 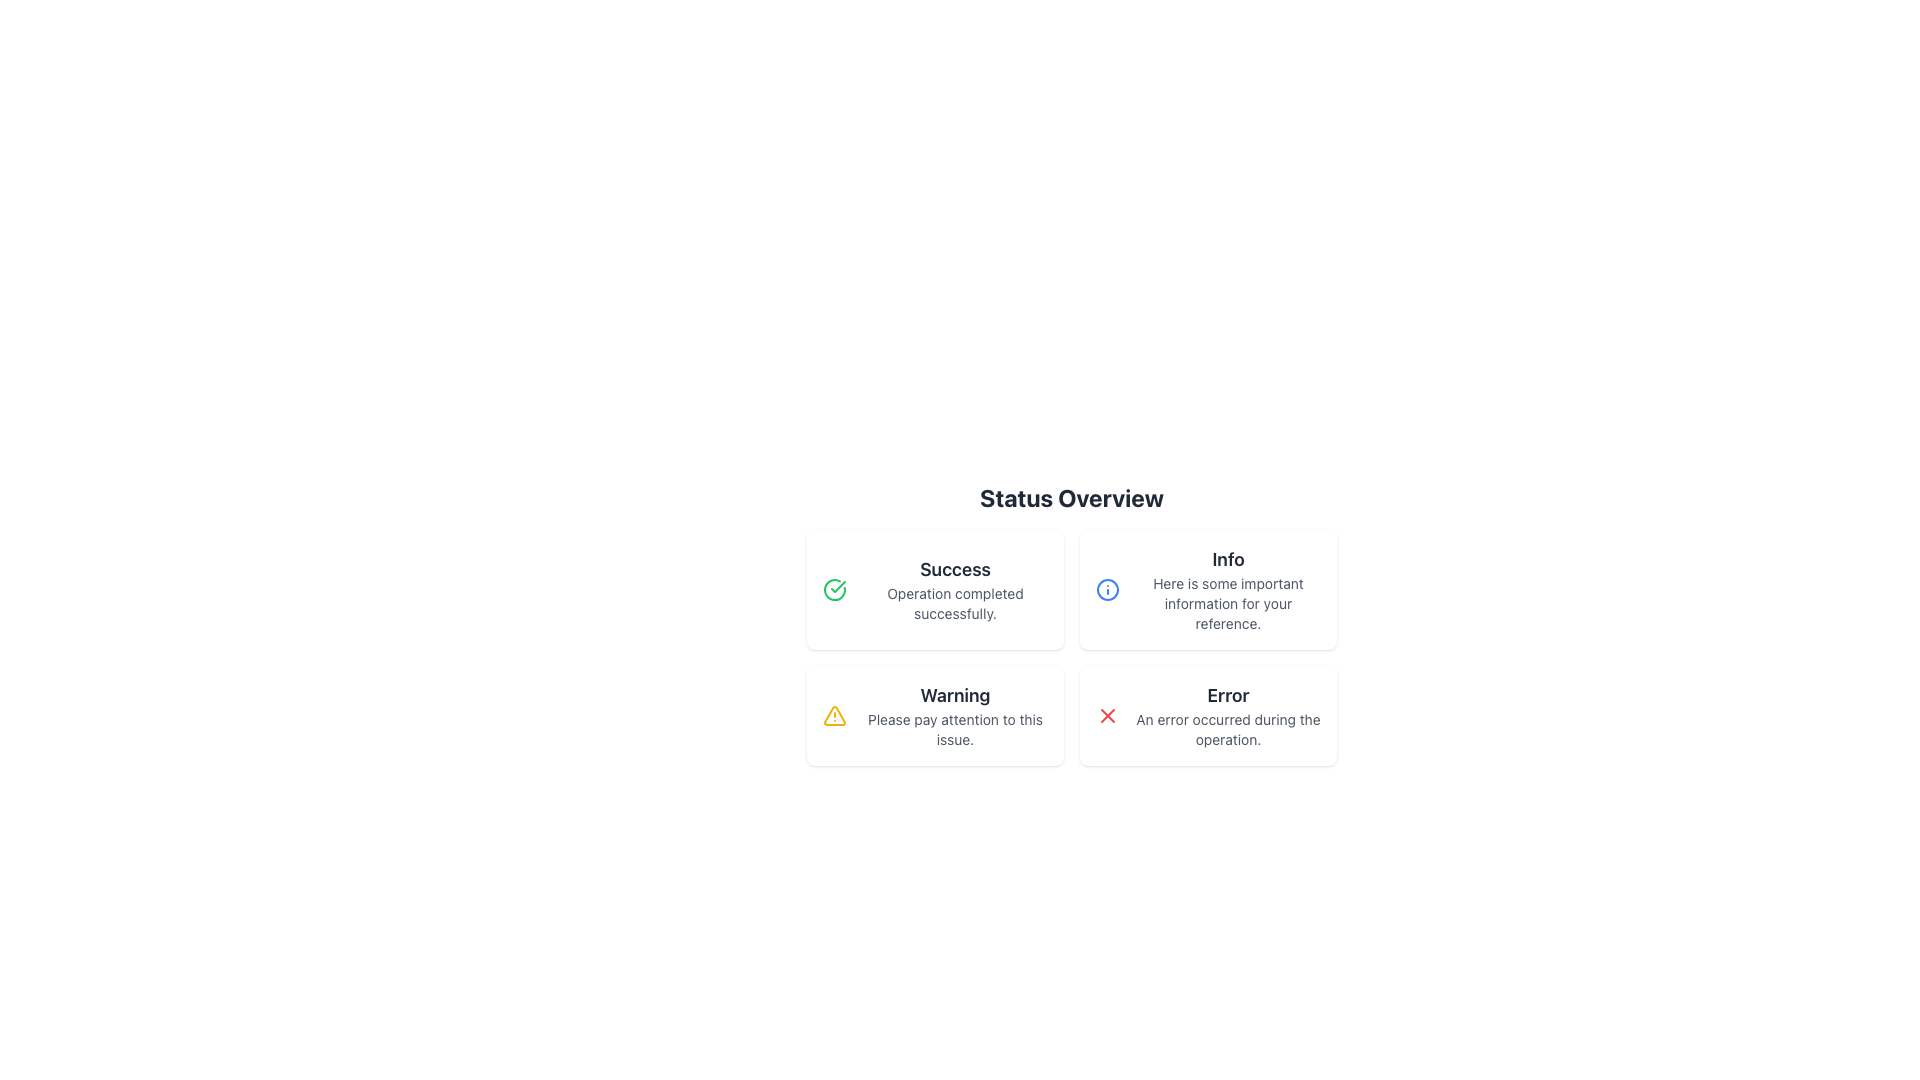 What do you see at coordinates (934, 589) in the screenshot?
I see `the content of the Status indicator card, which shows a successful completion message and a green checkmark icon, located in the top-left section of the grid layout` at bounding box center [934, 589].